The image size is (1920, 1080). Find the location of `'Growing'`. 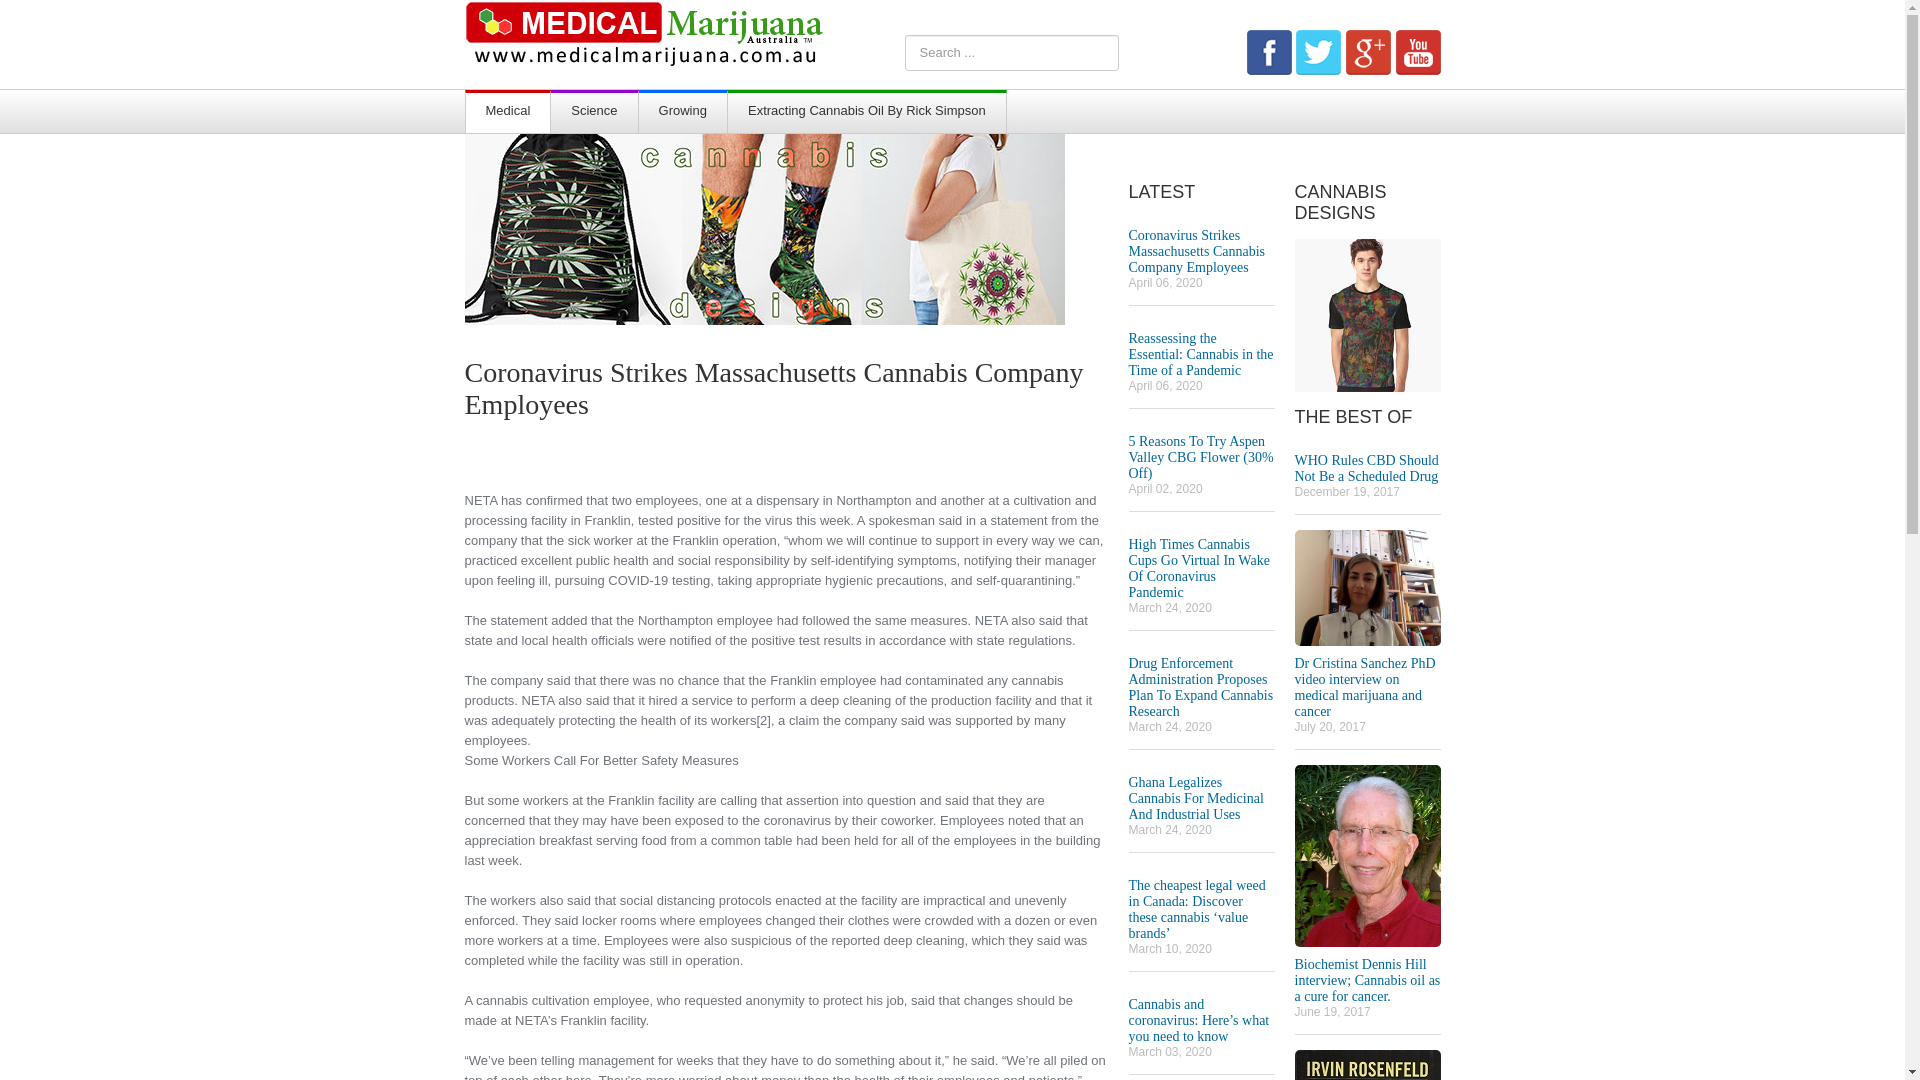

'Growing' is located at coordinates (682, 112).